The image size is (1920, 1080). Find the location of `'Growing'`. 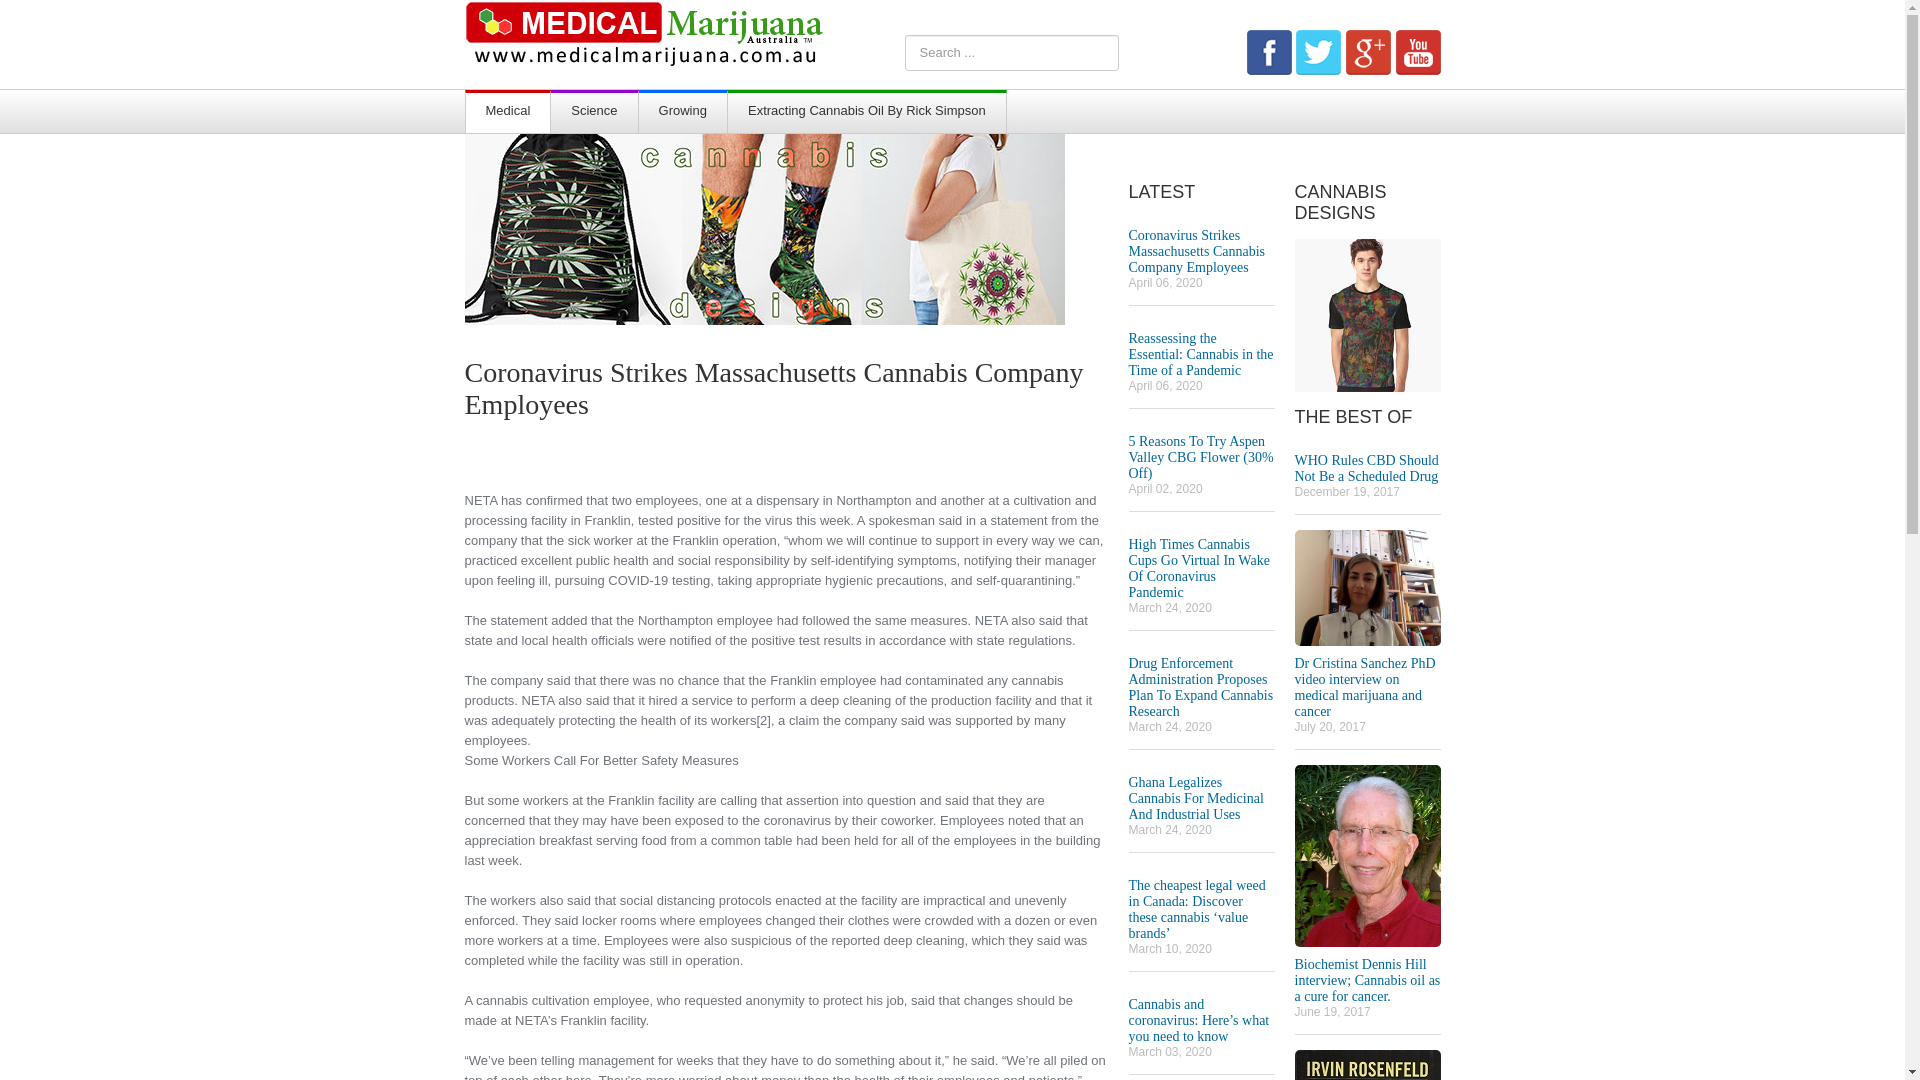

'Growing' is located at coordinates (682, 112).